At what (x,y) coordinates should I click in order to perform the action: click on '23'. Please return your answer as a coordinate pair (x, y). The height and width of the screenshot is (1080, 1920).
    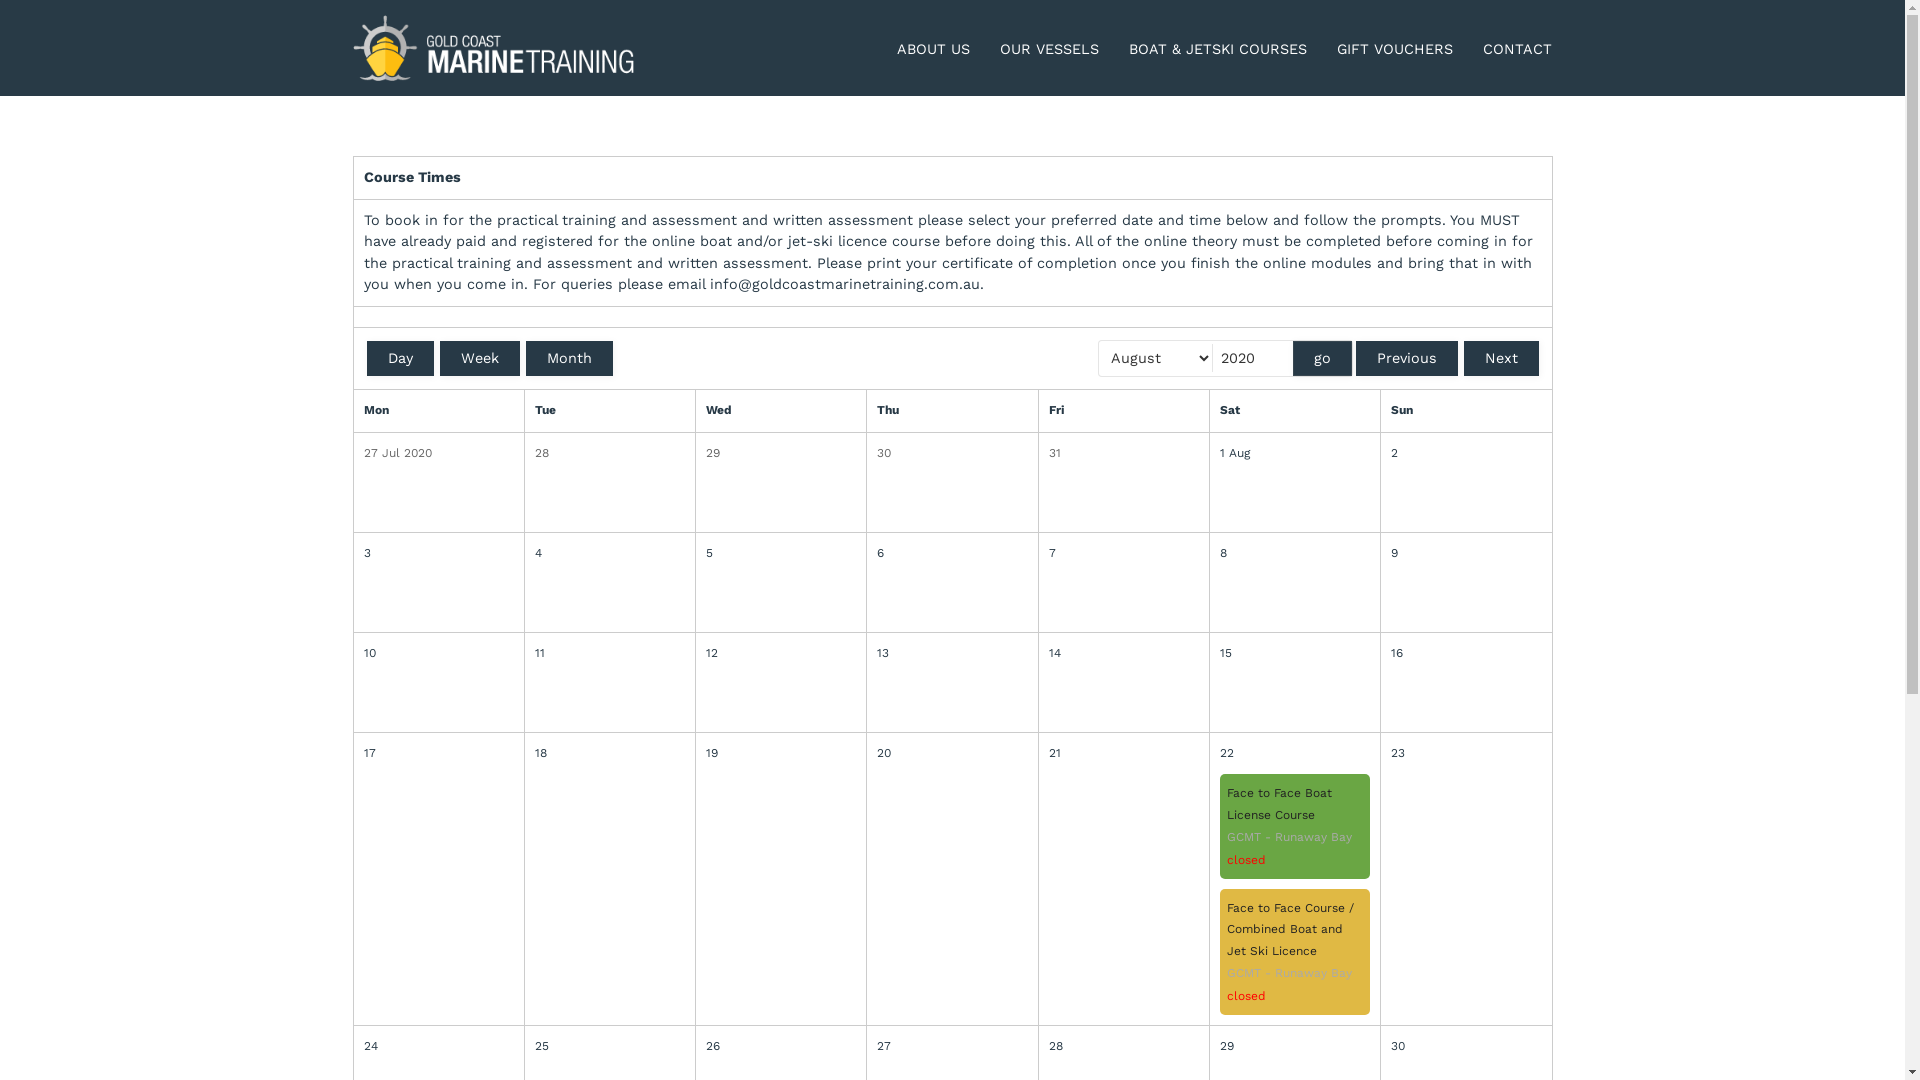
    Looking at the image, I should click on (1465, 753).